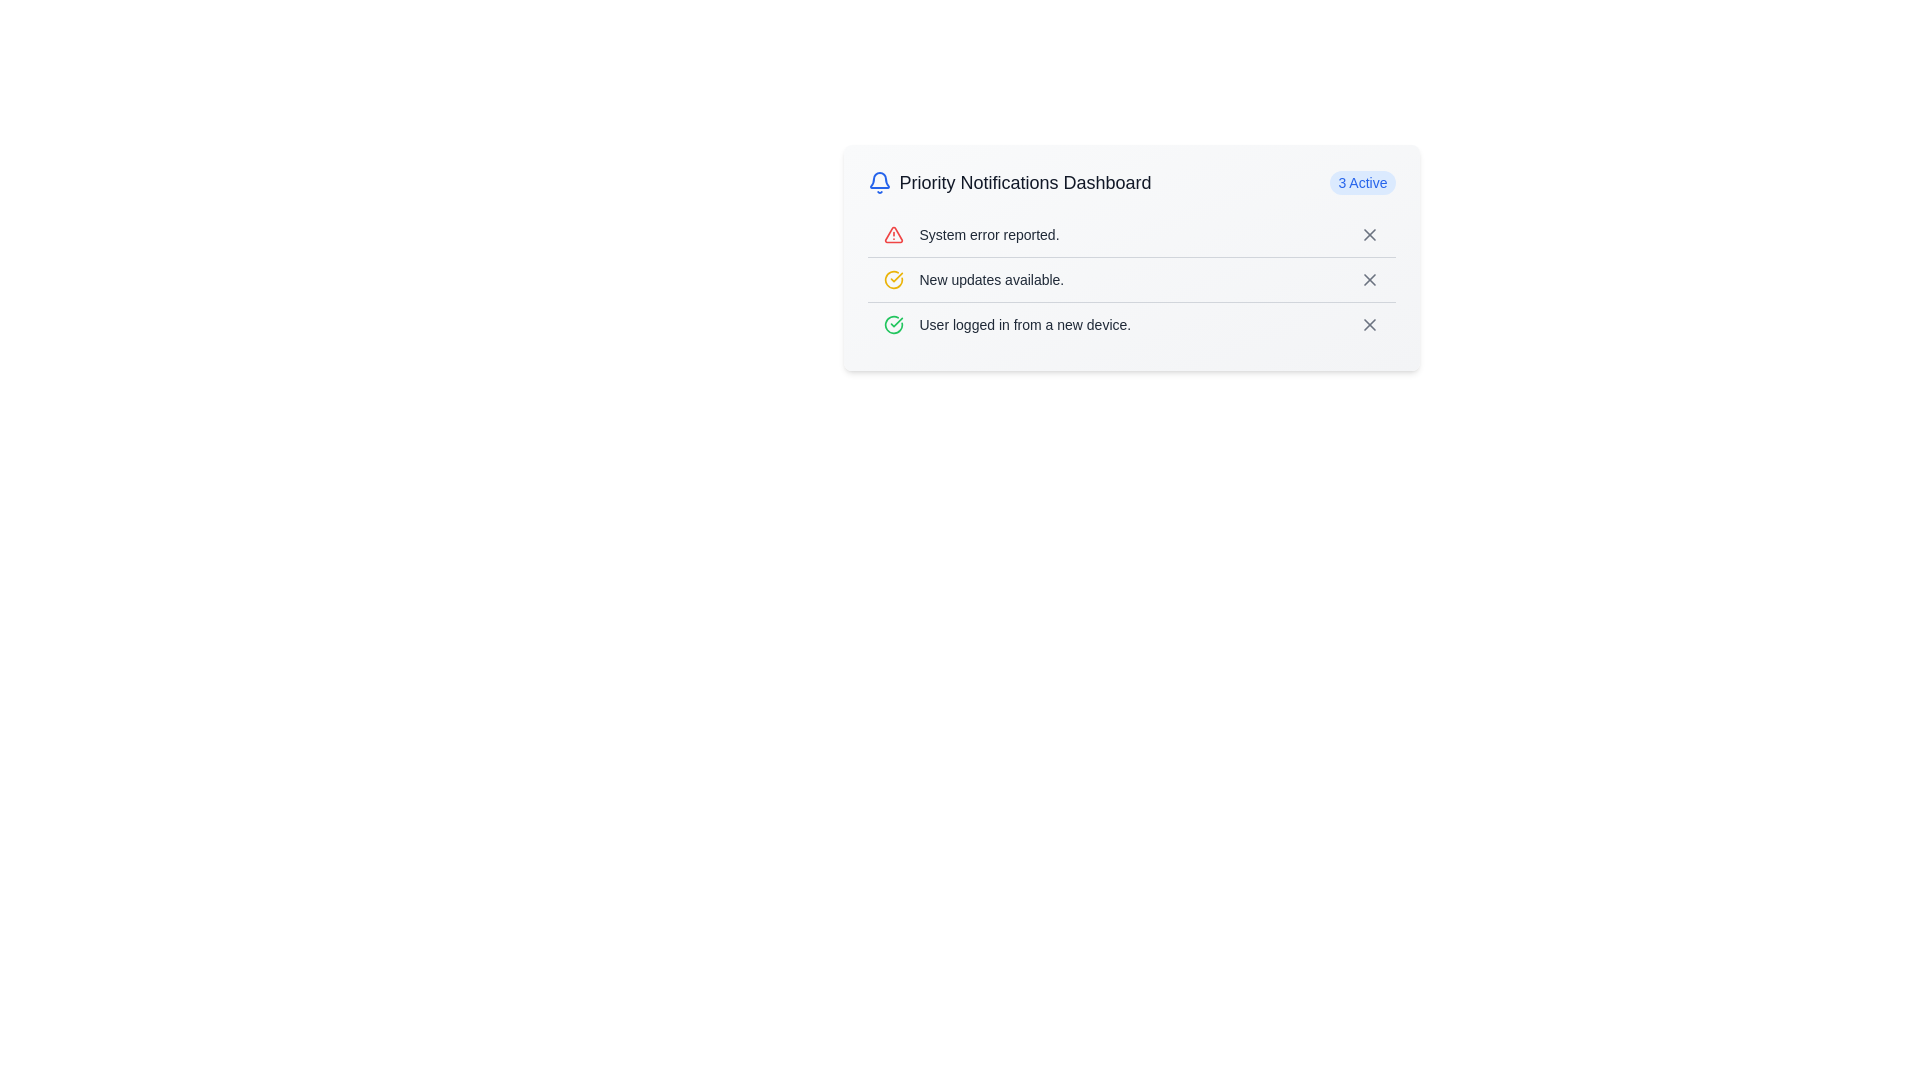  What do you see at coordinates (1368, 280) in the screenshot?
I see `the dismiss button represented by a cross (X) icon` at bounding box center [1368, 280].